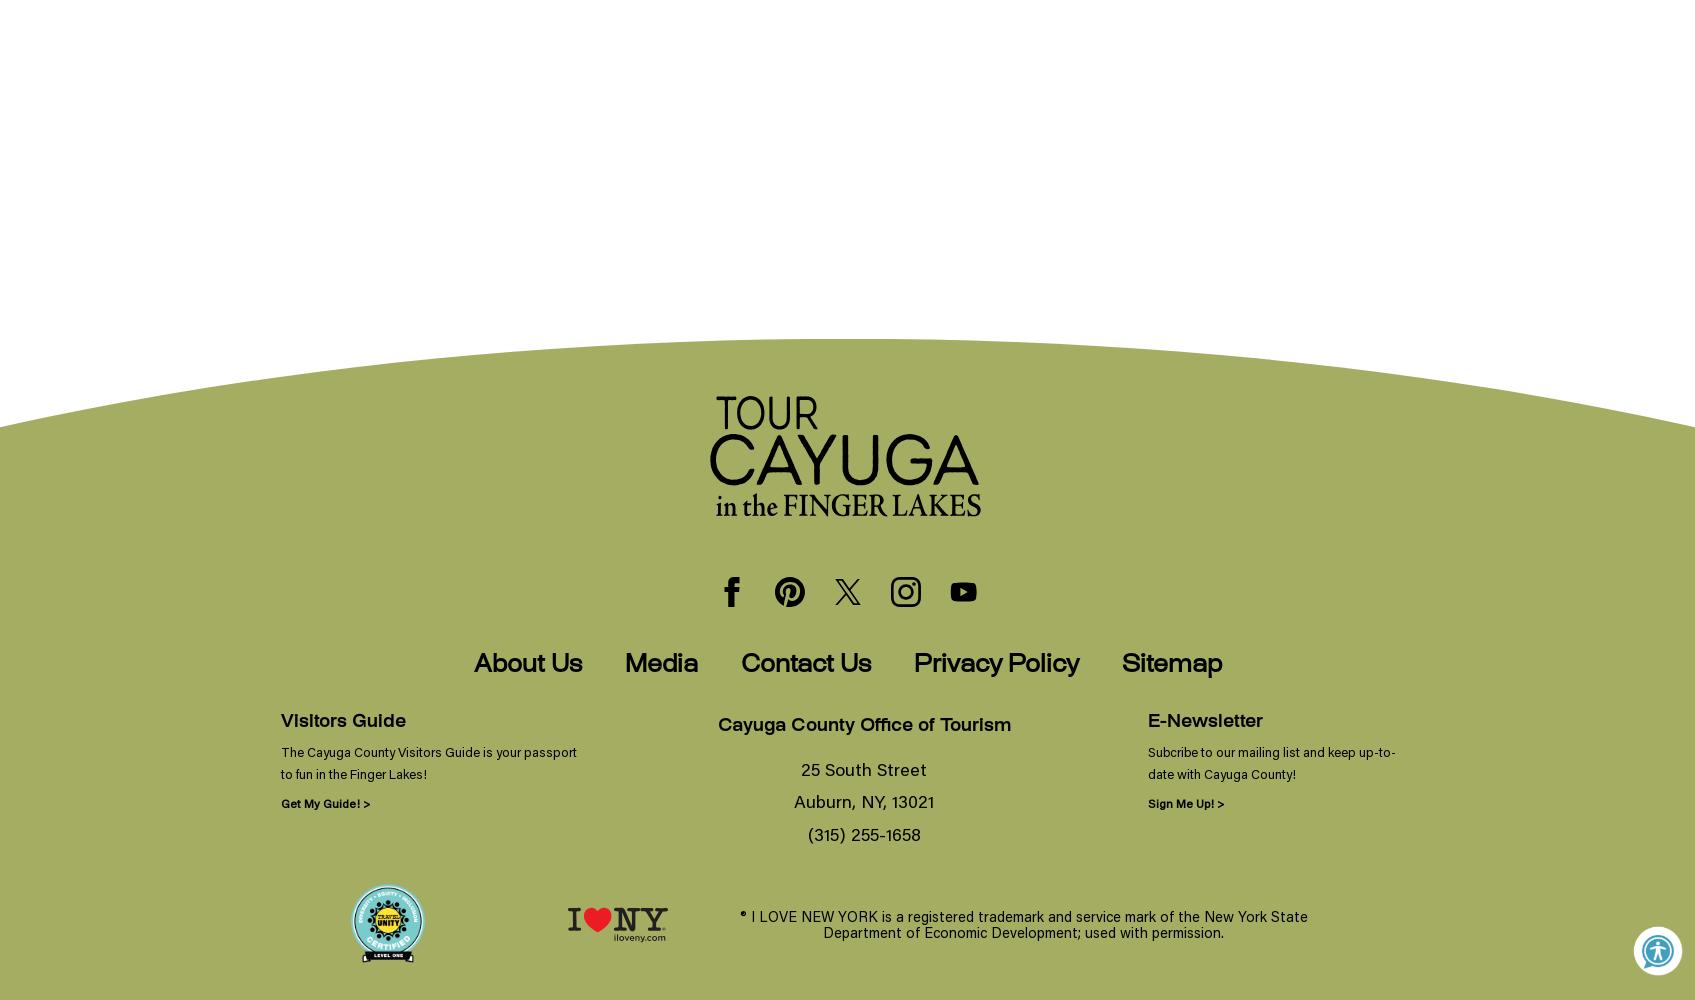 The height and width of the screenshot is (1000, 1695). Describe the element at coordinates (341, 721) in the screenshot. I see `'Visitors Guide'` at that location.